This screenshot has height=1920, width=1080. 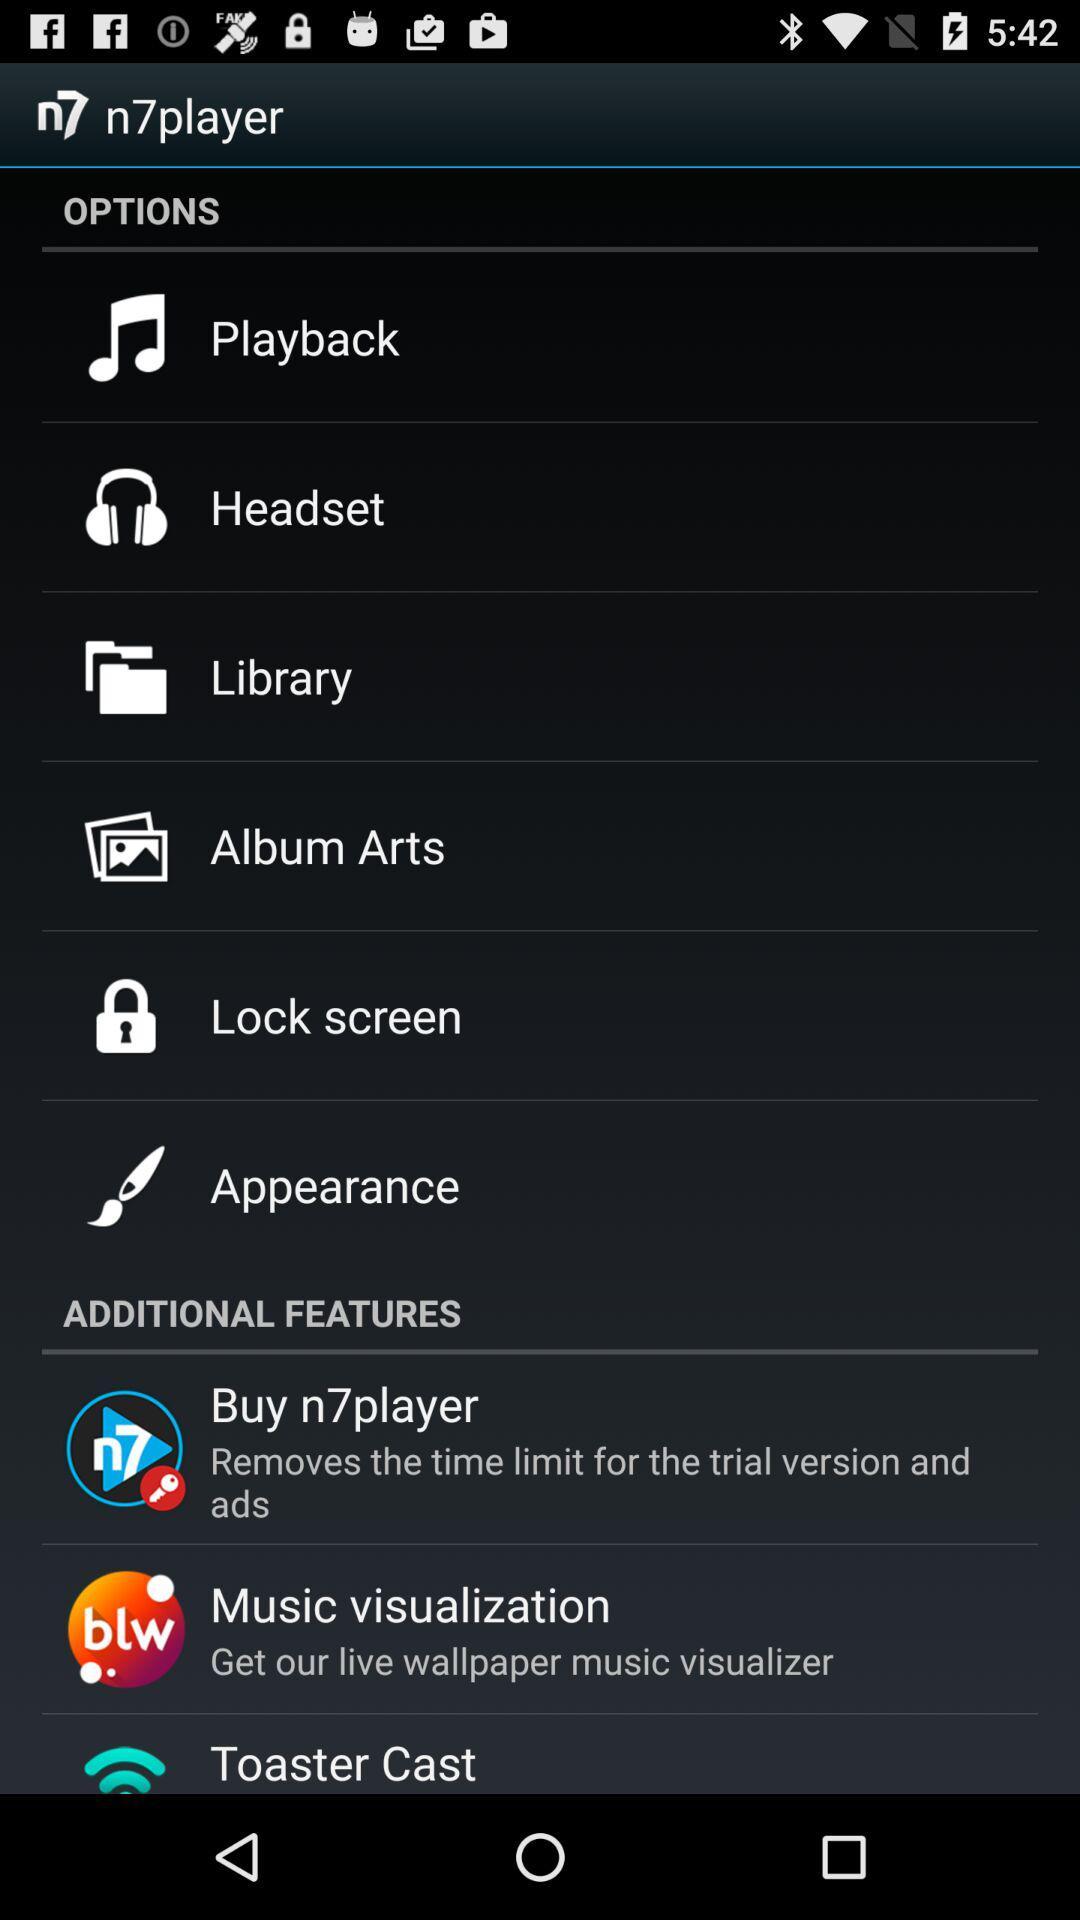 What do you see at coordinates (297, 506) in the screenshot?
I see `headset` at bounding box center [297, 506].